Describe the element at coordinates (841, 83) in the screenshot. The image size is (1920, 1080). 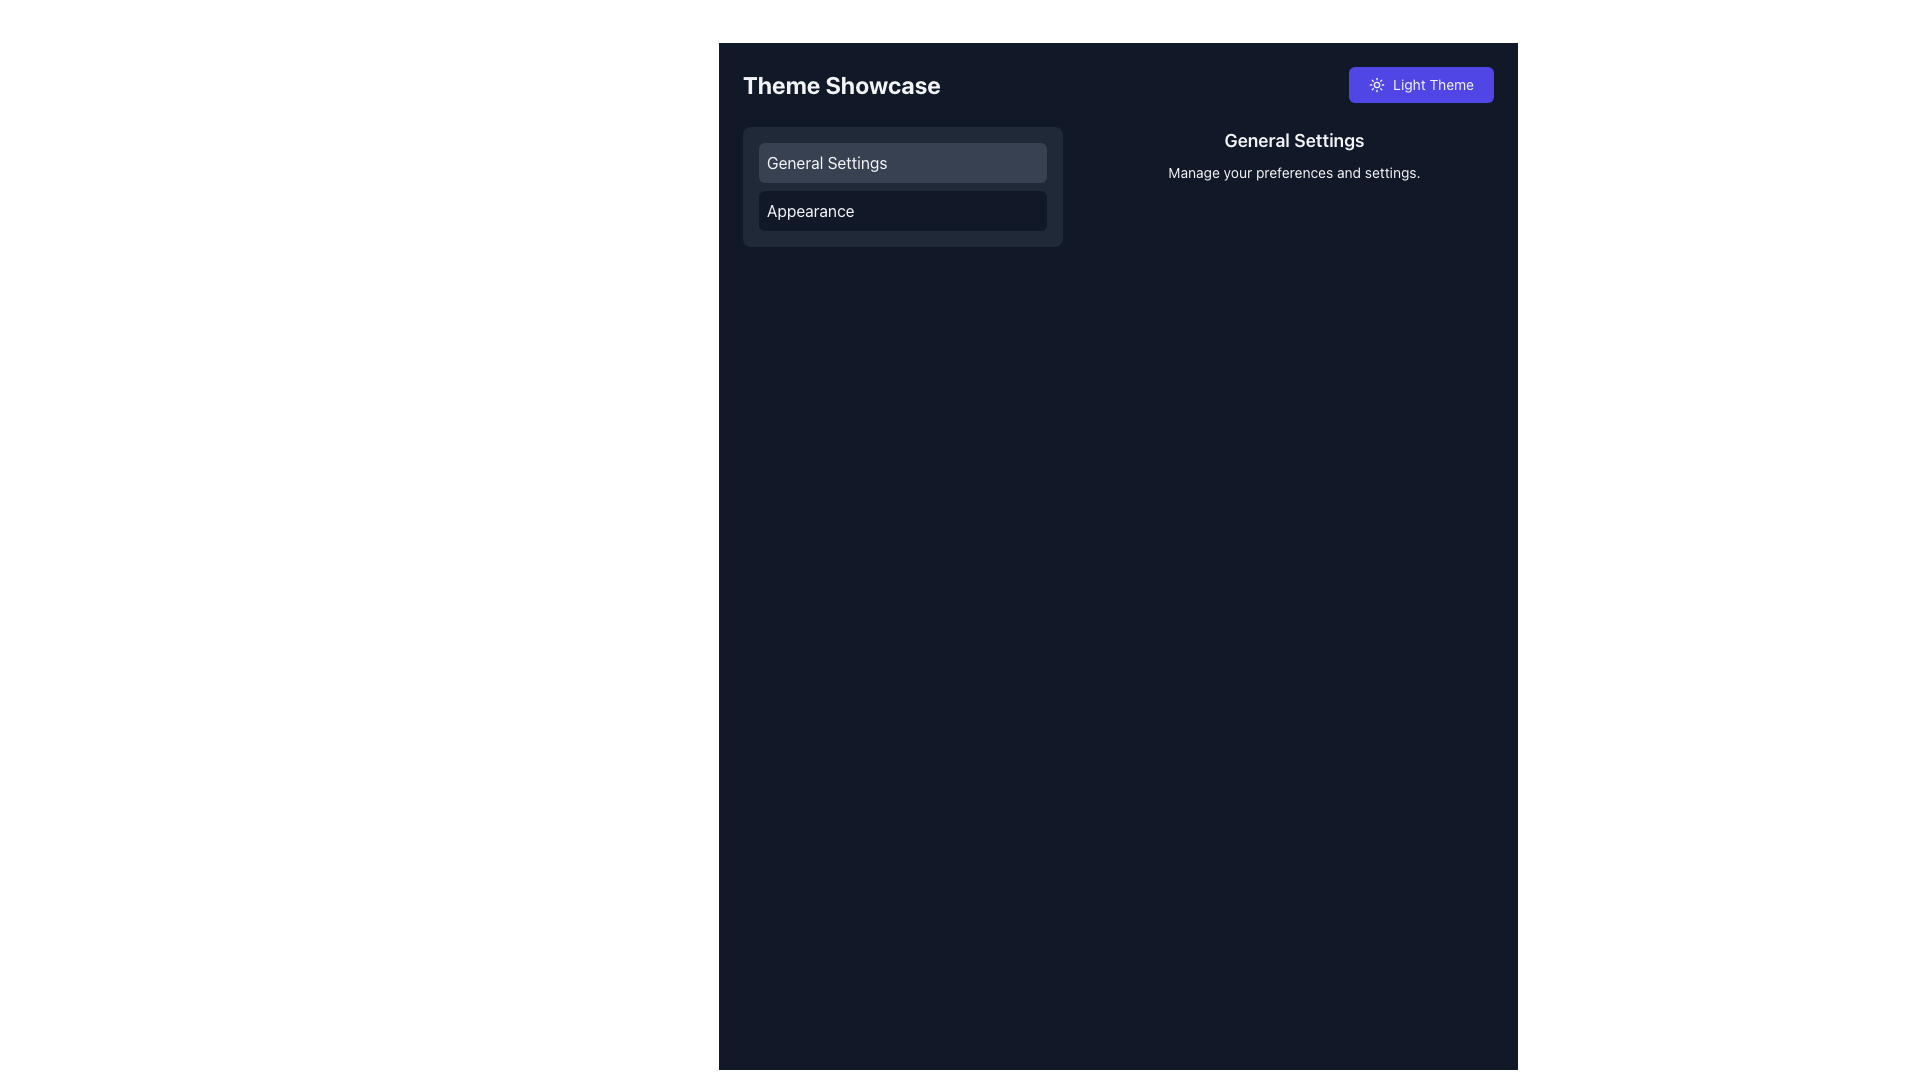
I see `the text label displaying 'Theme Showcase' in bold, large font, located at the top of the page` at that location.